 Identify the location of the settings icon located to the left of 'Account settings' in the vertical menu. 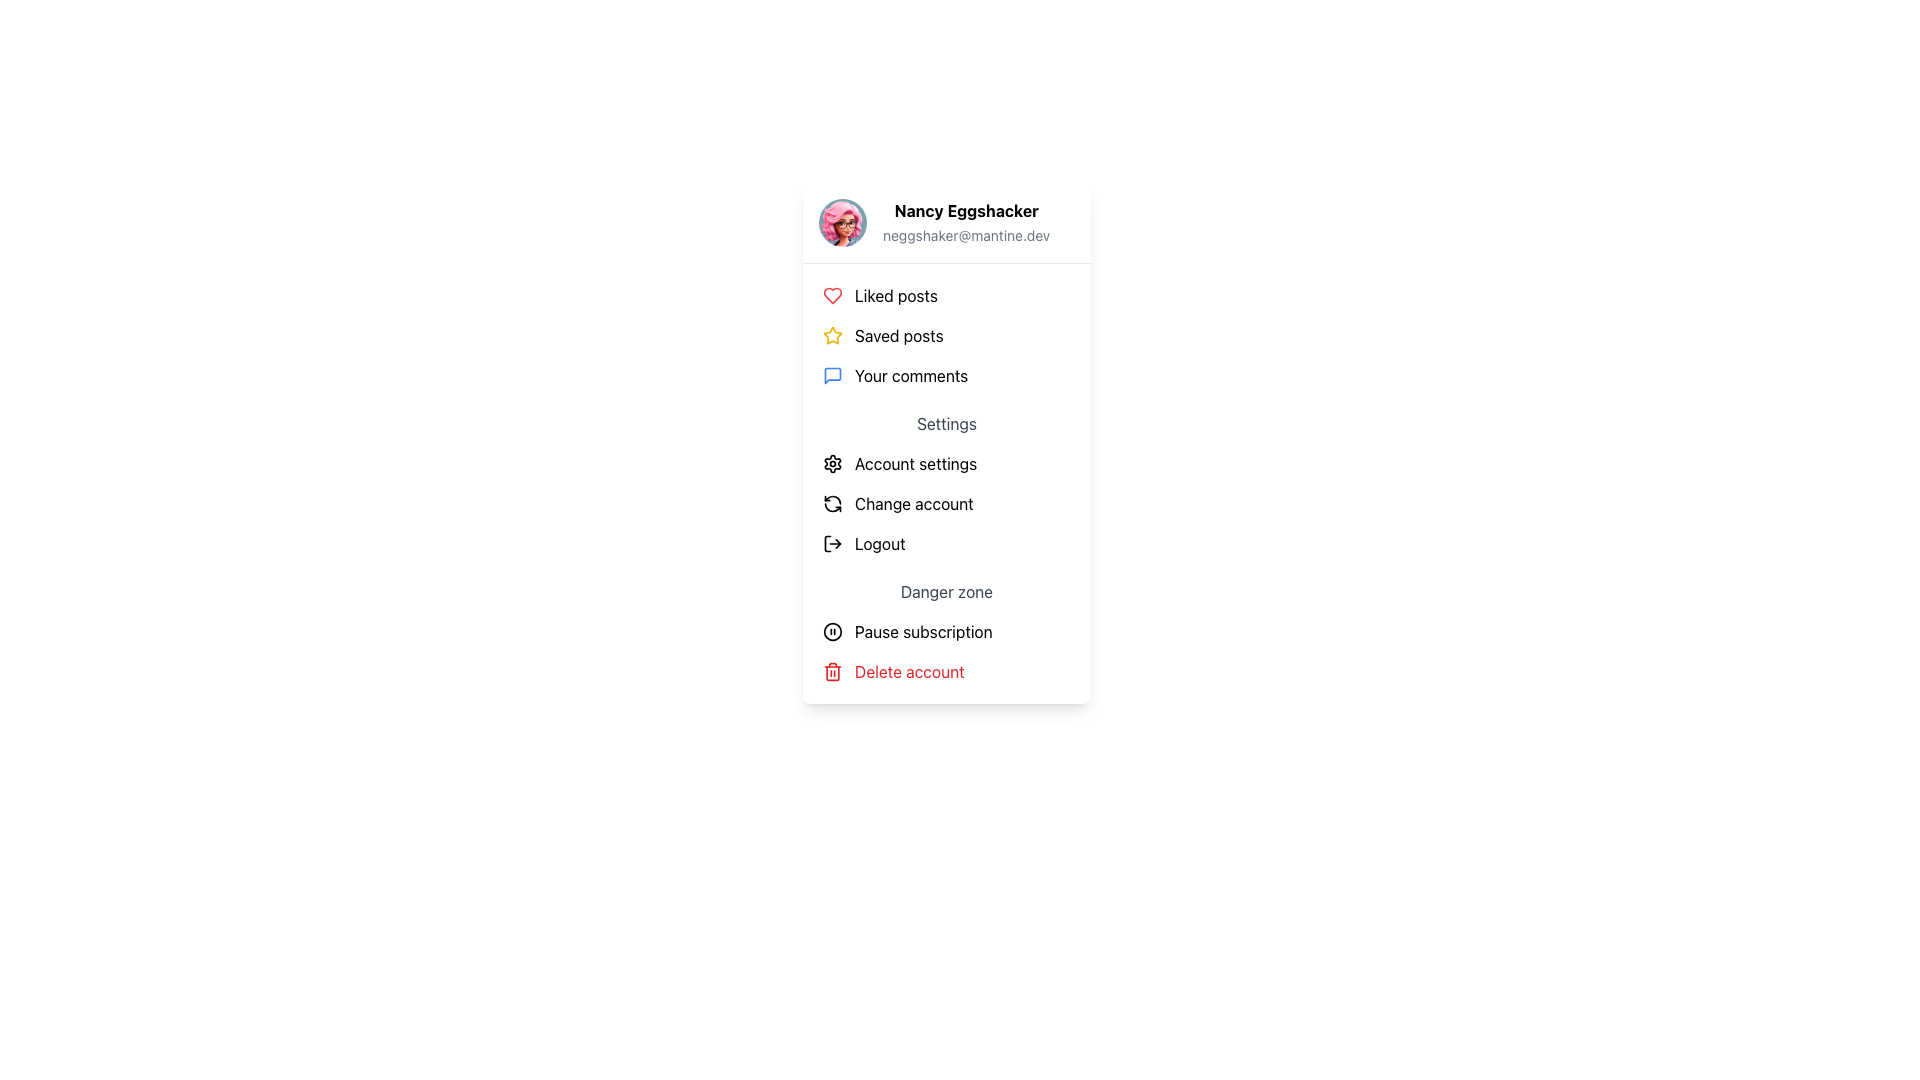
(833, 463).